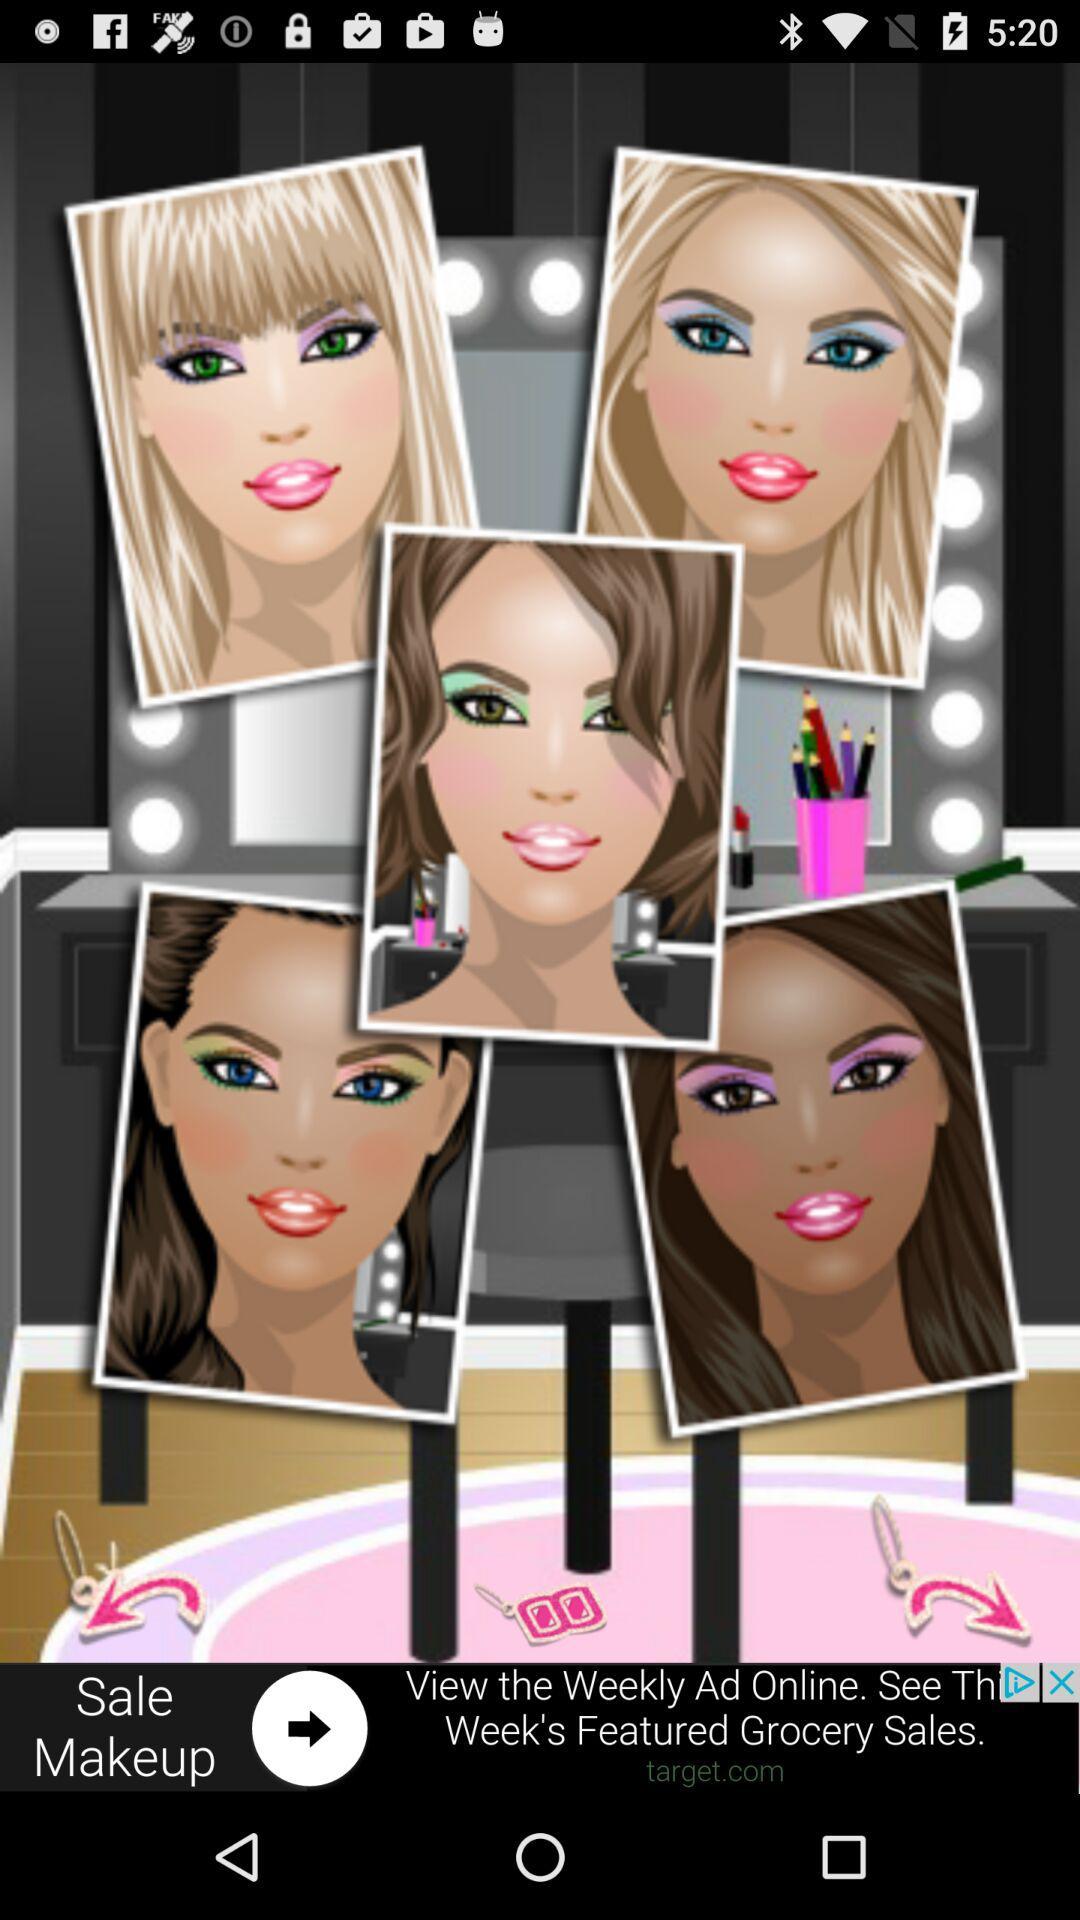 The width and height of the screenshot is (1080, 1920). Describe the element at coordinates (938, 1681) in the screenshot. I see `the bookmark icon` at that location.